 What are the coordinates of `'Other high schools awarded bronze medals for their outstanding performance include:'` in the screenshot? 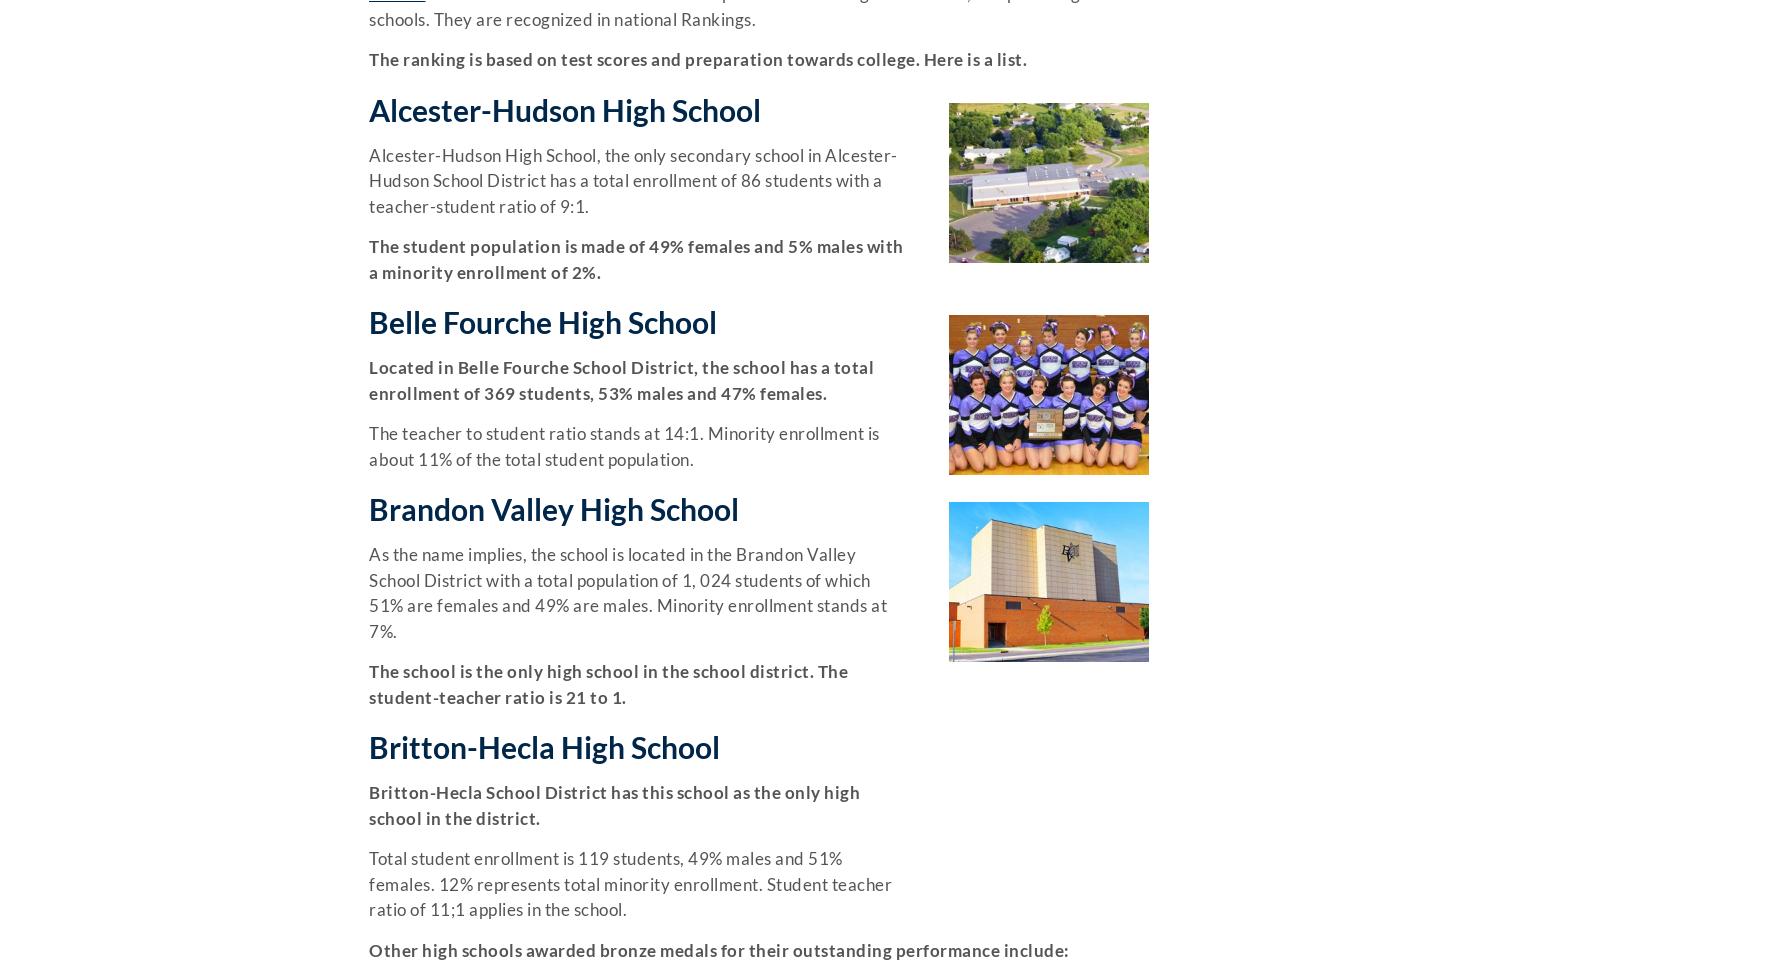 It's located at (717, 949).